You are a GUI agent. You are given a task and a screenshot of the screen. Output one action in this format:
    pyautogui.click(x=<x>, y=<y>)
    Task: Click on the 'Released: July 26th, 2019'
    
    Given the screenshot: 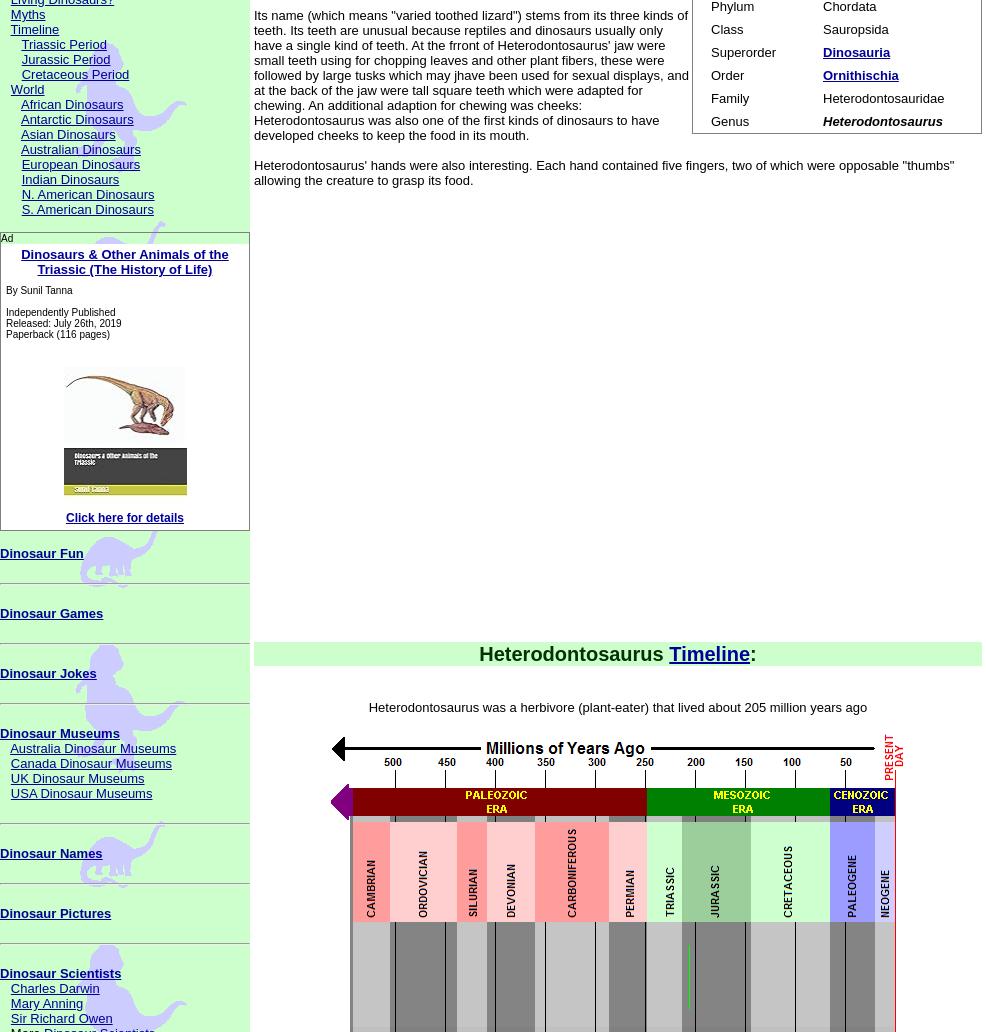 What is the action you would take?
    pyautogui.click(x=62, y=323)
    